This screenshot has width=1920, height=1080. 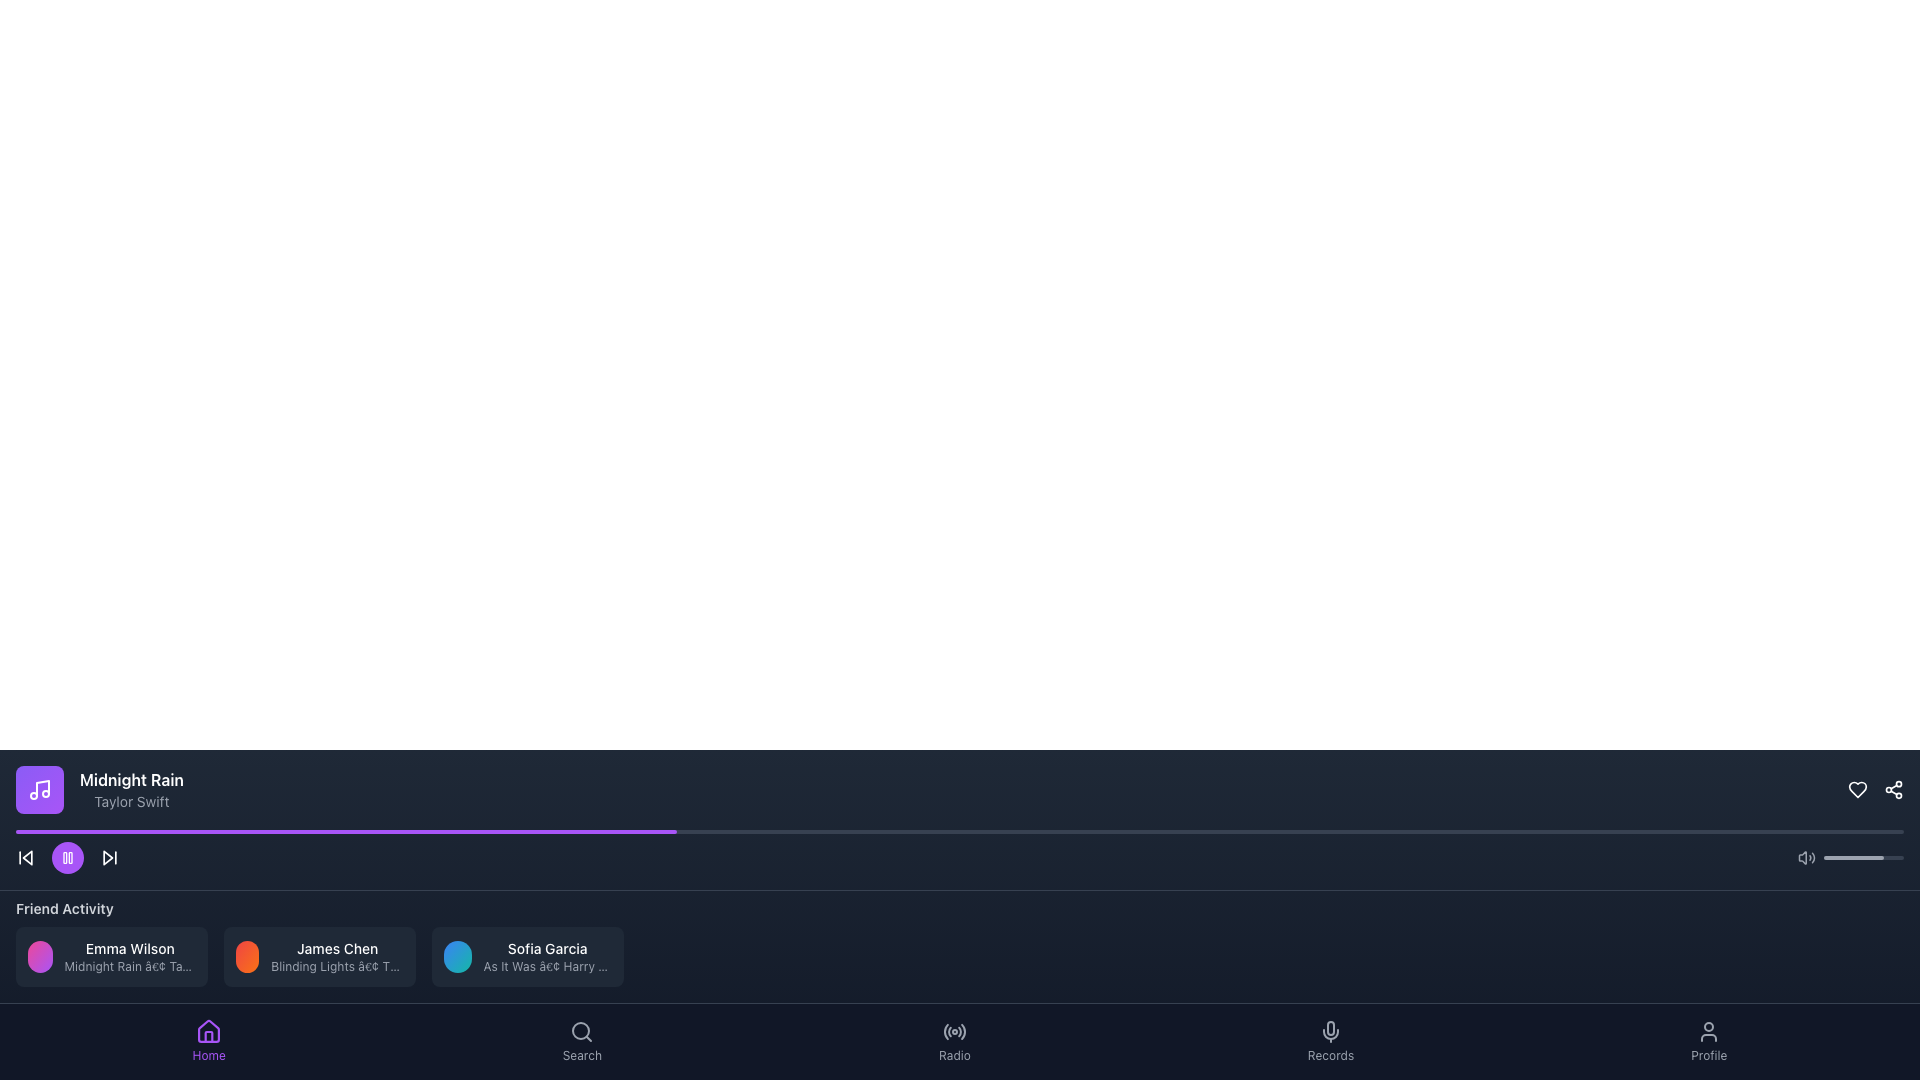 What do you see at coordinates (70, 856) in the screenshot?
I see `the right bar of the pause icon` at bounding box center [70, 856].